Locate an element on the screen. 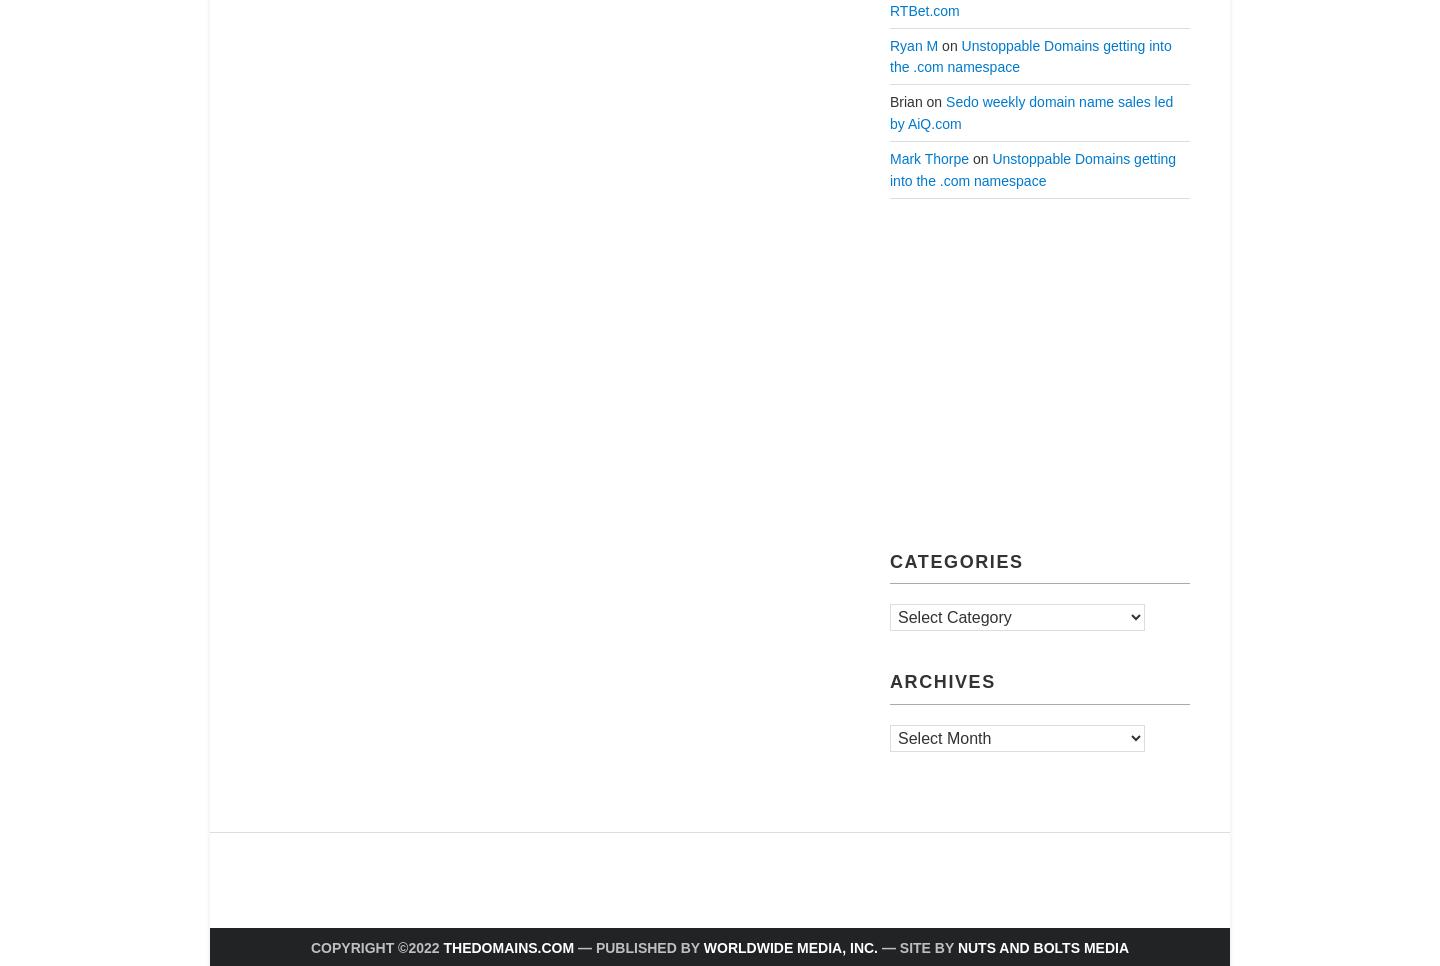 This screenshot has height=966, width=1440. 'Worldwide Media, Inc.' is located at coordinates (790, 946).